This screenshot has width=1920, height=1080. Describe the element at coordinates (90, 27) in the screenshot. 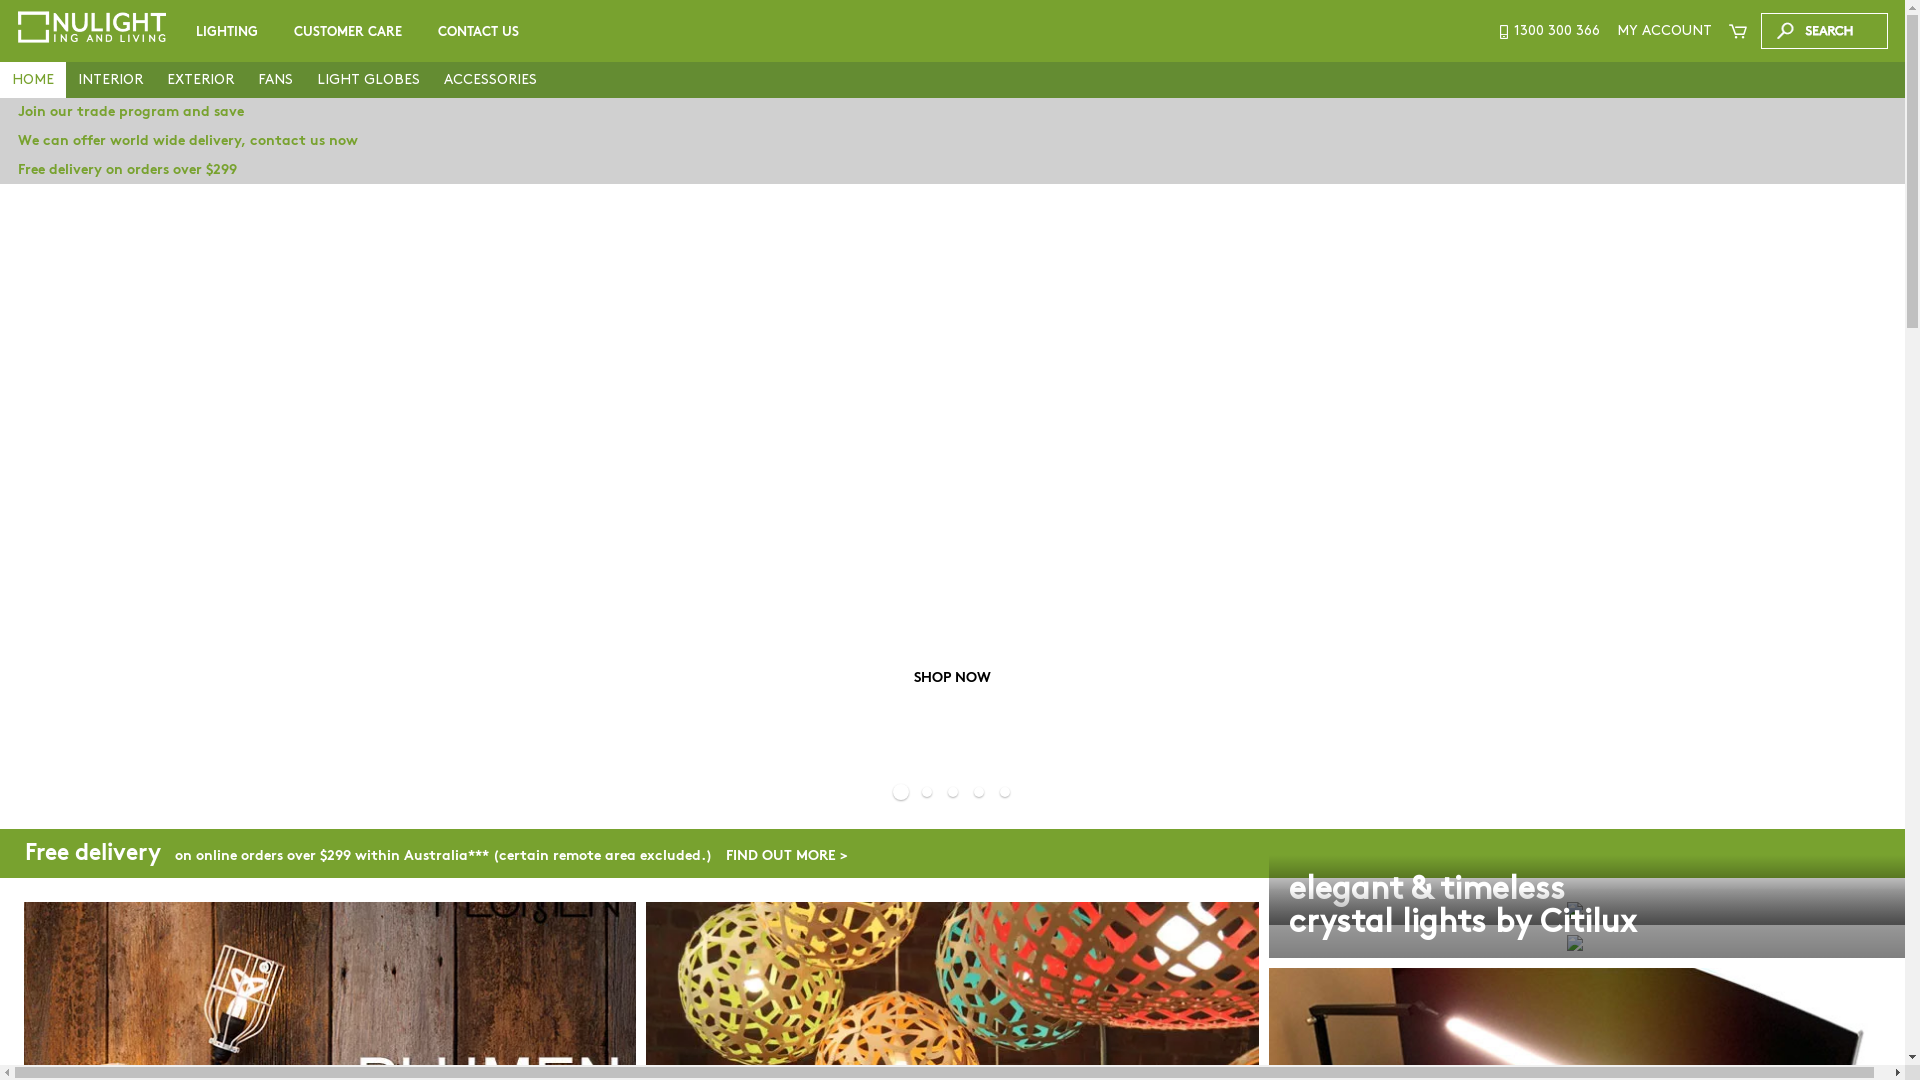

I see `'Nu Lighting'` at that location.